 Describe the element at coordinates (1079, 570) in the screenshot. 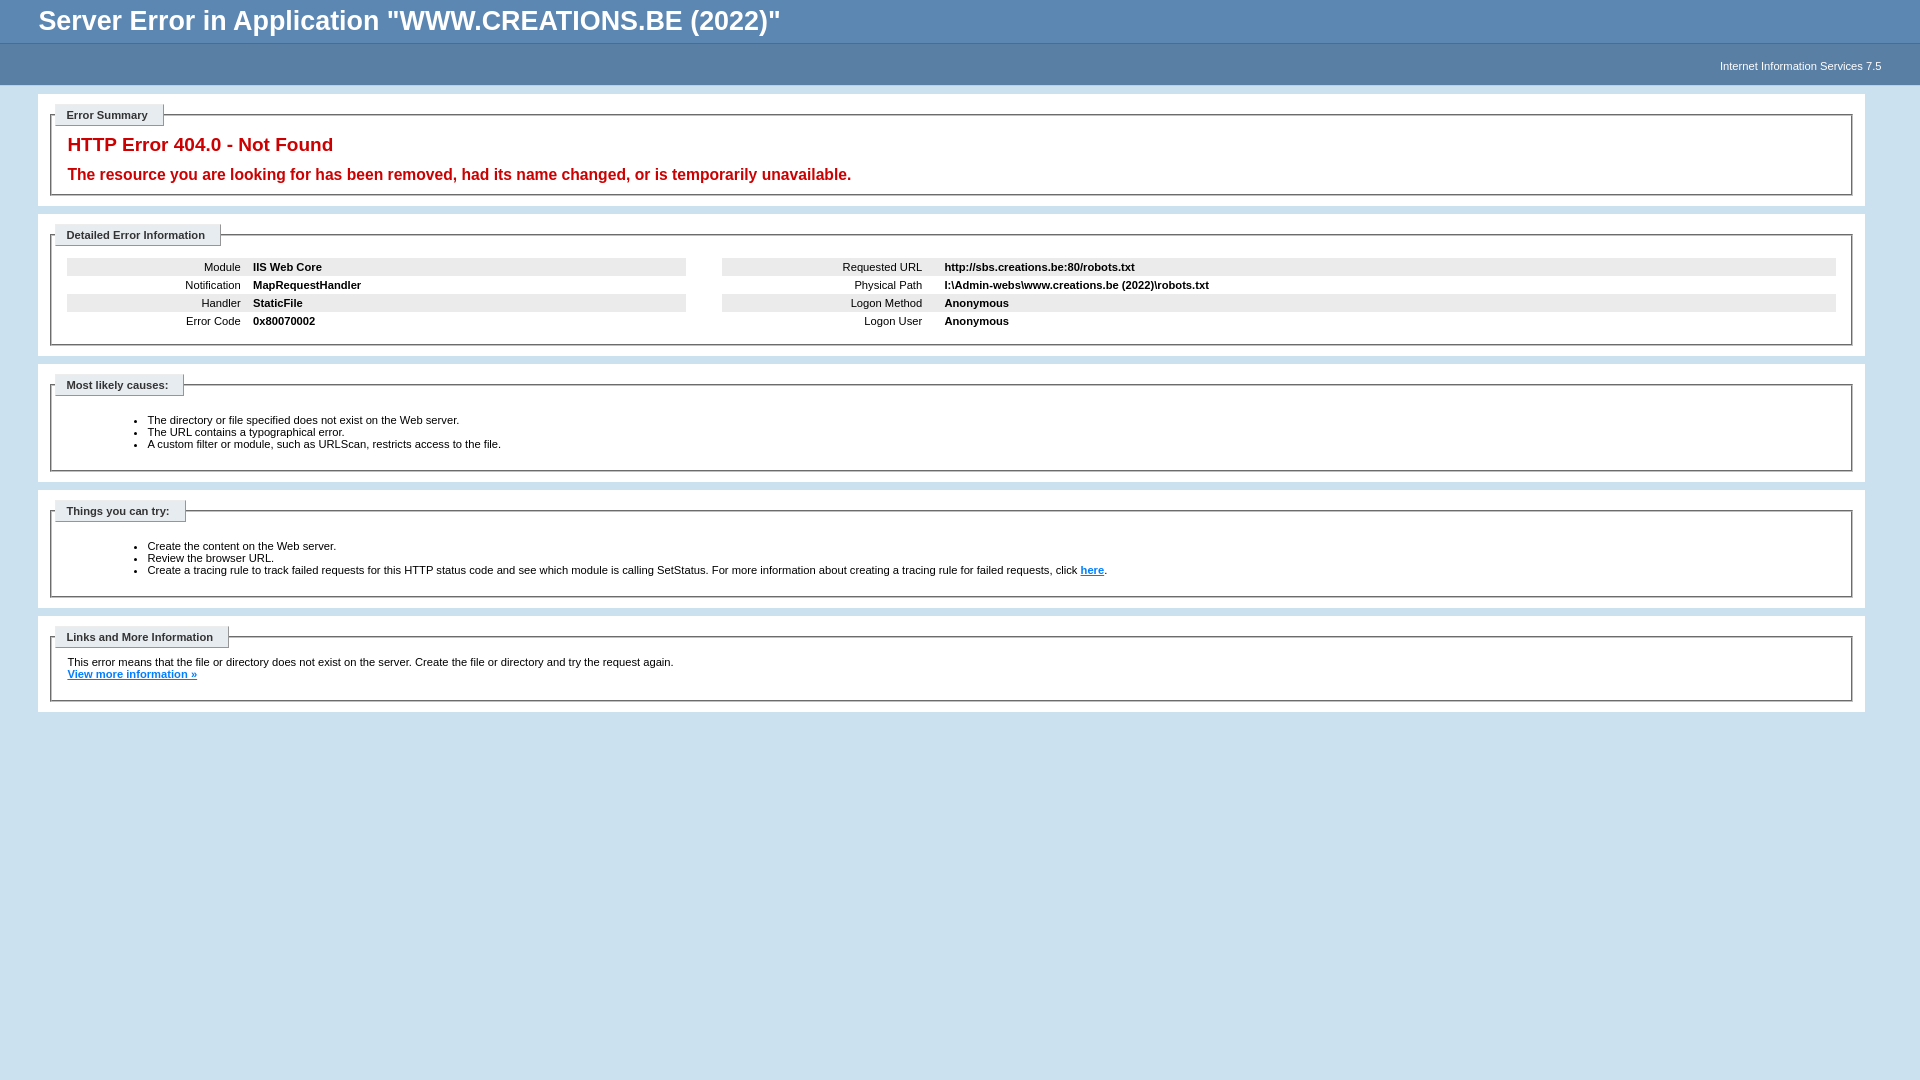

I see `'here'` at that location.